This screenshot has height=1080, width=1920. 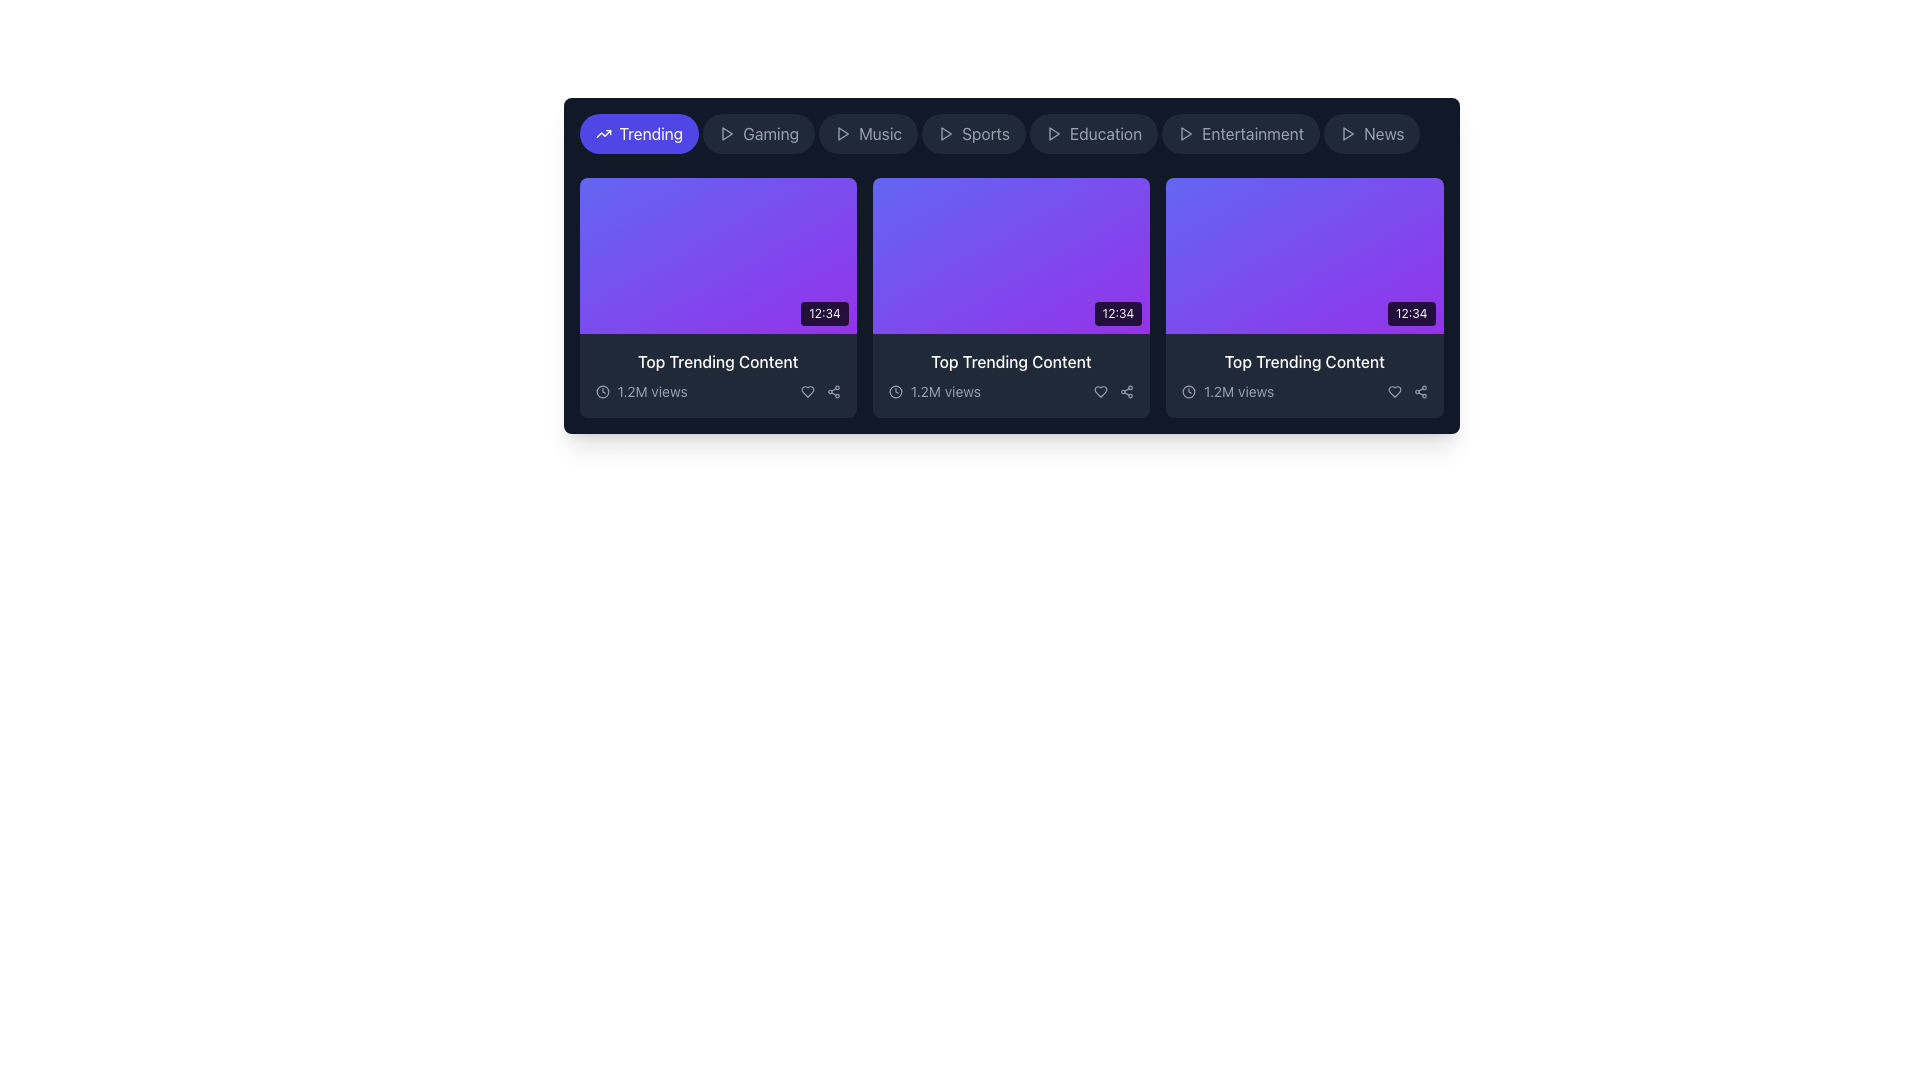 What do you see at coordinates (843, 134) in the screenshot?
I see `the multimedia/music icon located to the left of the 'Music' button in the horizontal navigation bar` at bounding box center [843, 134].